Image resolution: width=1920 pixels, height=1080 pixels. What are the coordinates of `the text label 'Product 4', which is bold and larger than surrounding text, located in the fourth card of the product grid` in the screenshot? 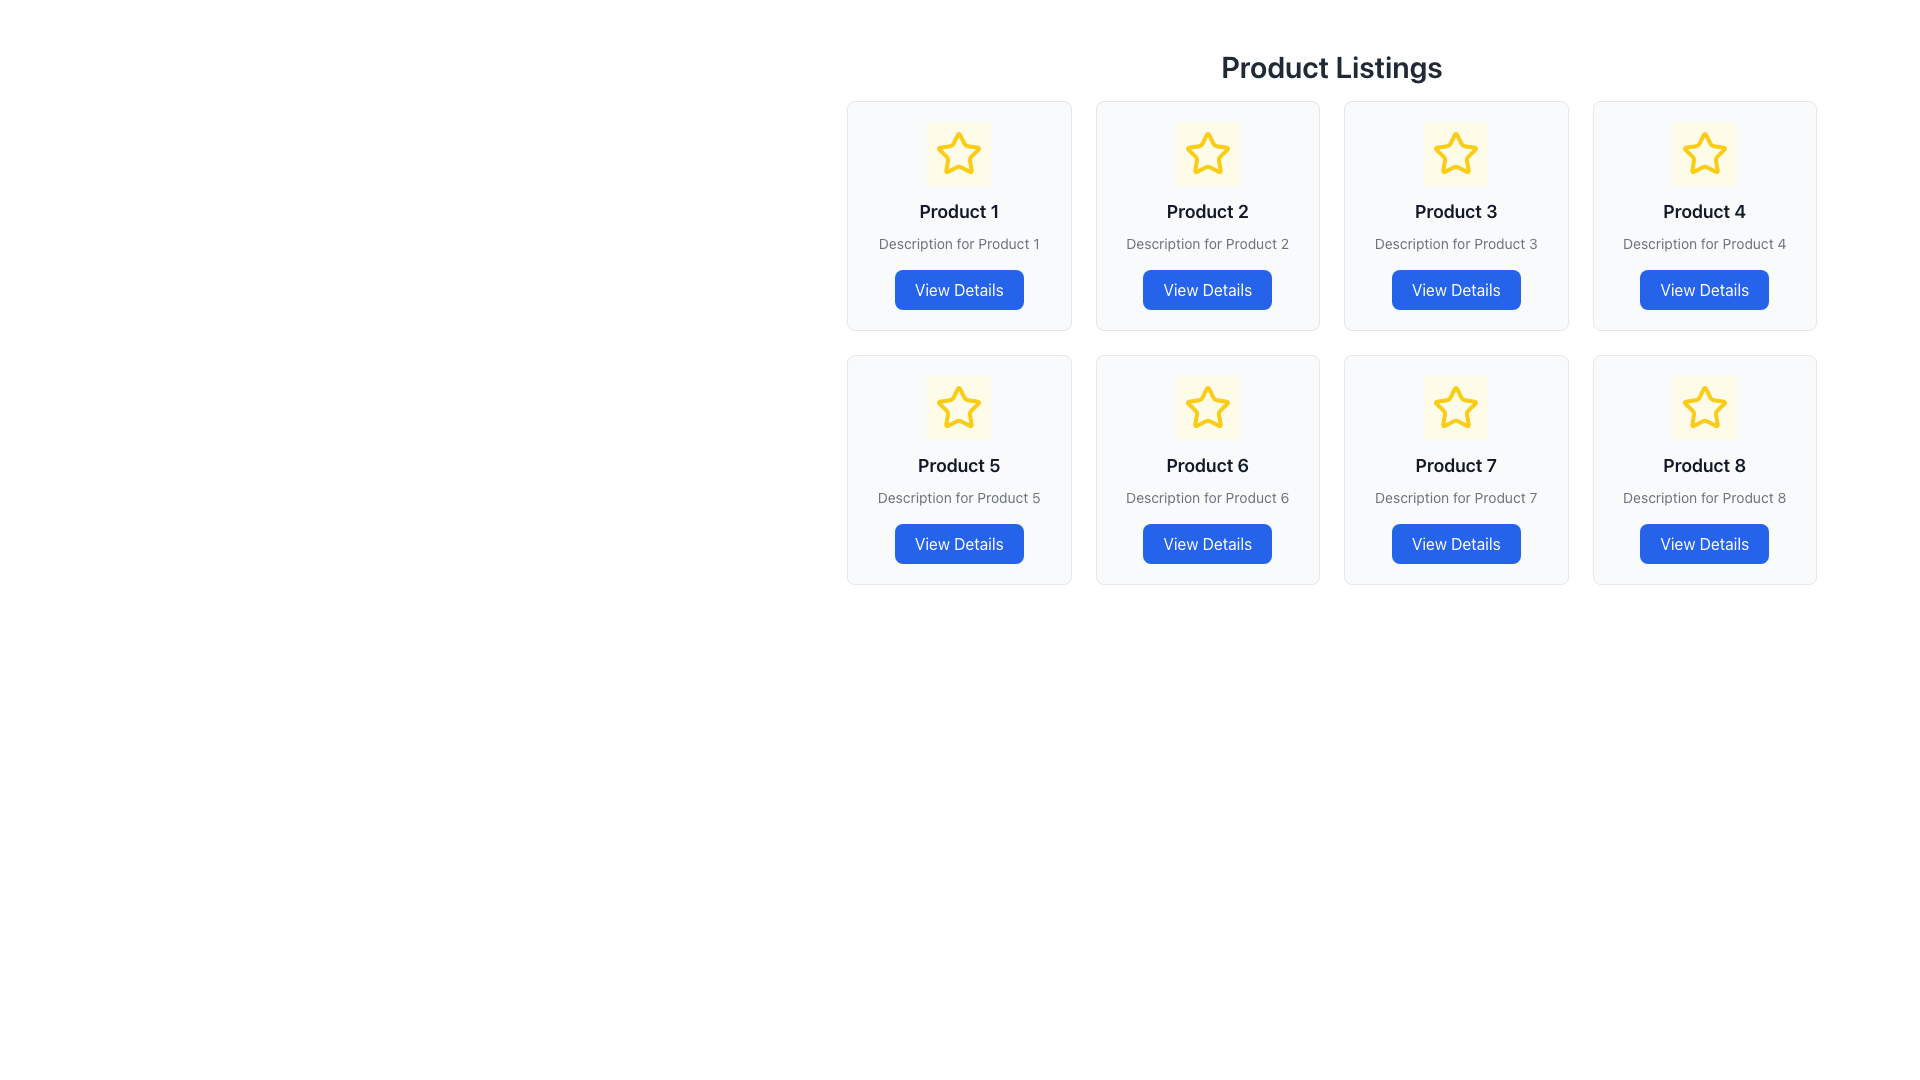 It's located at (1703, 212).